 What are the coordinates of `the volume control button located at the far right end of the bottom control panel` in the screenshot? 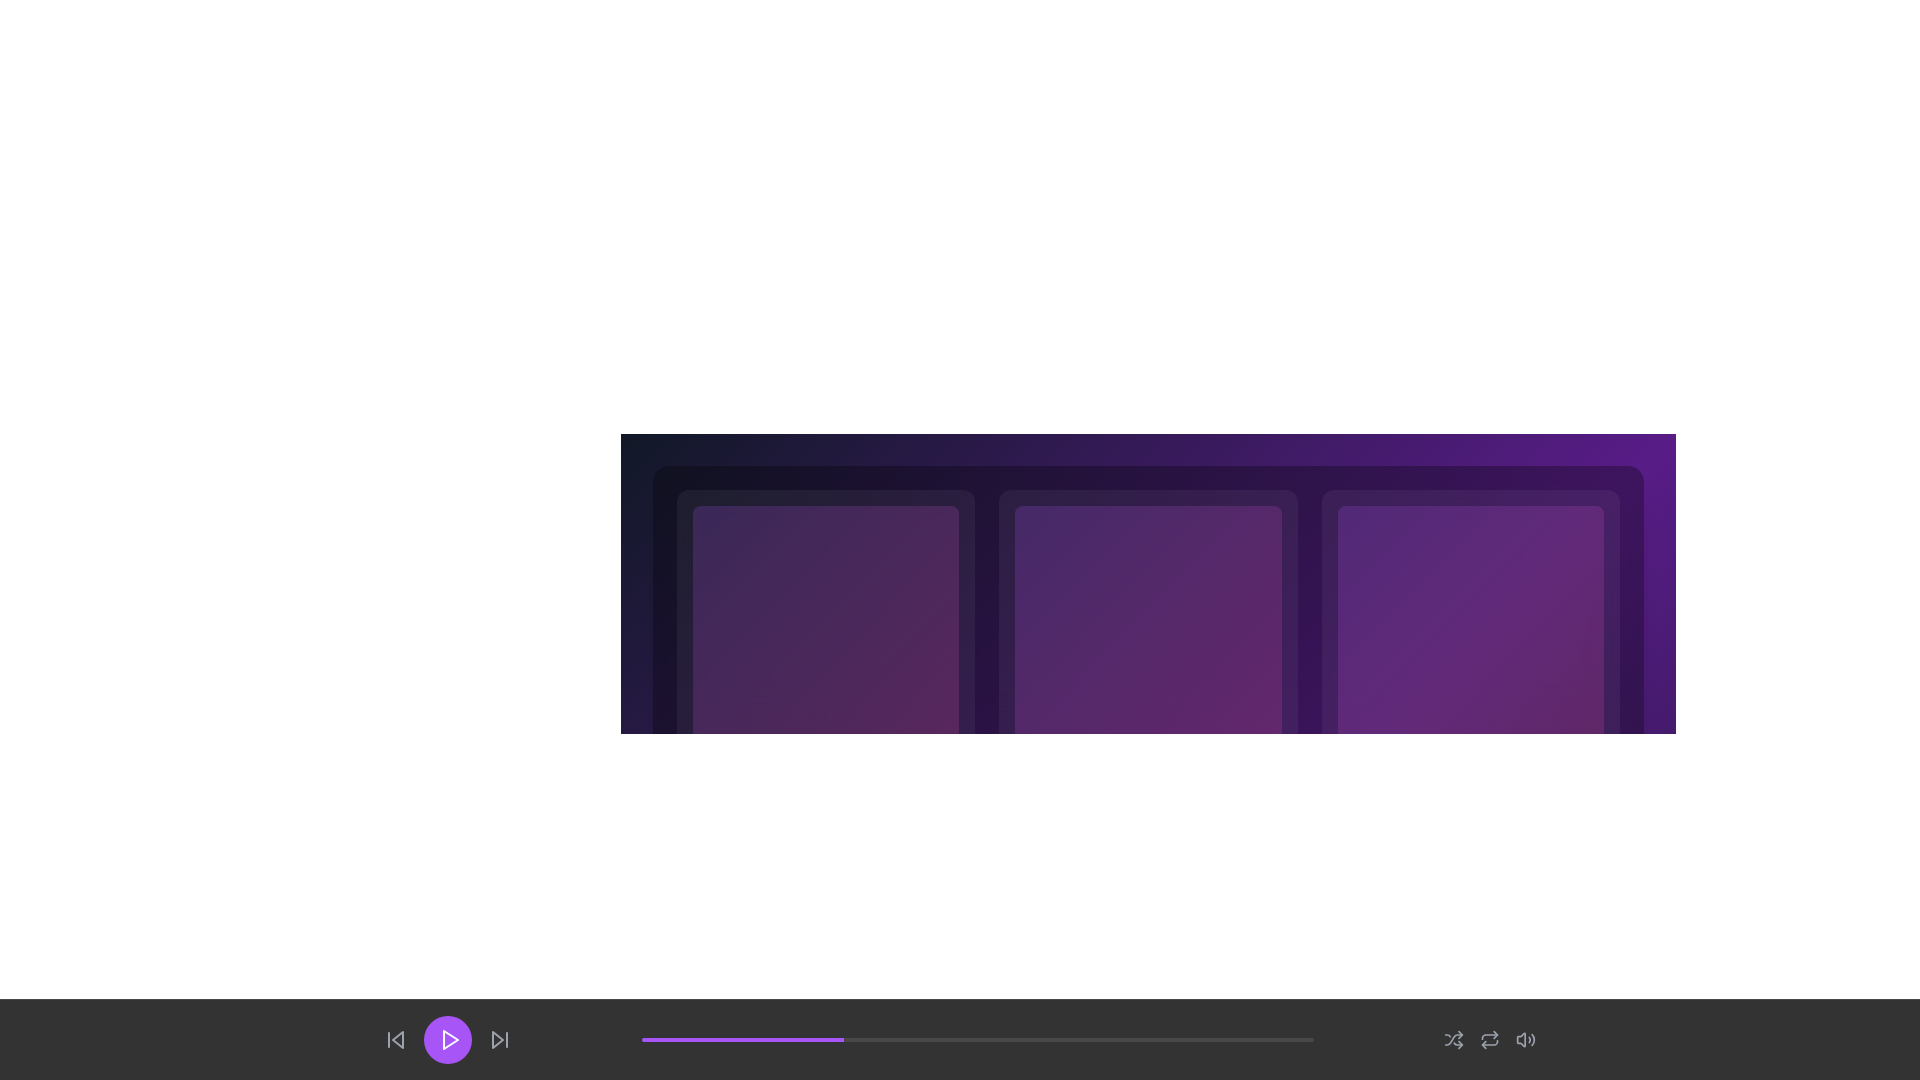 It's located at (1525, 1039).